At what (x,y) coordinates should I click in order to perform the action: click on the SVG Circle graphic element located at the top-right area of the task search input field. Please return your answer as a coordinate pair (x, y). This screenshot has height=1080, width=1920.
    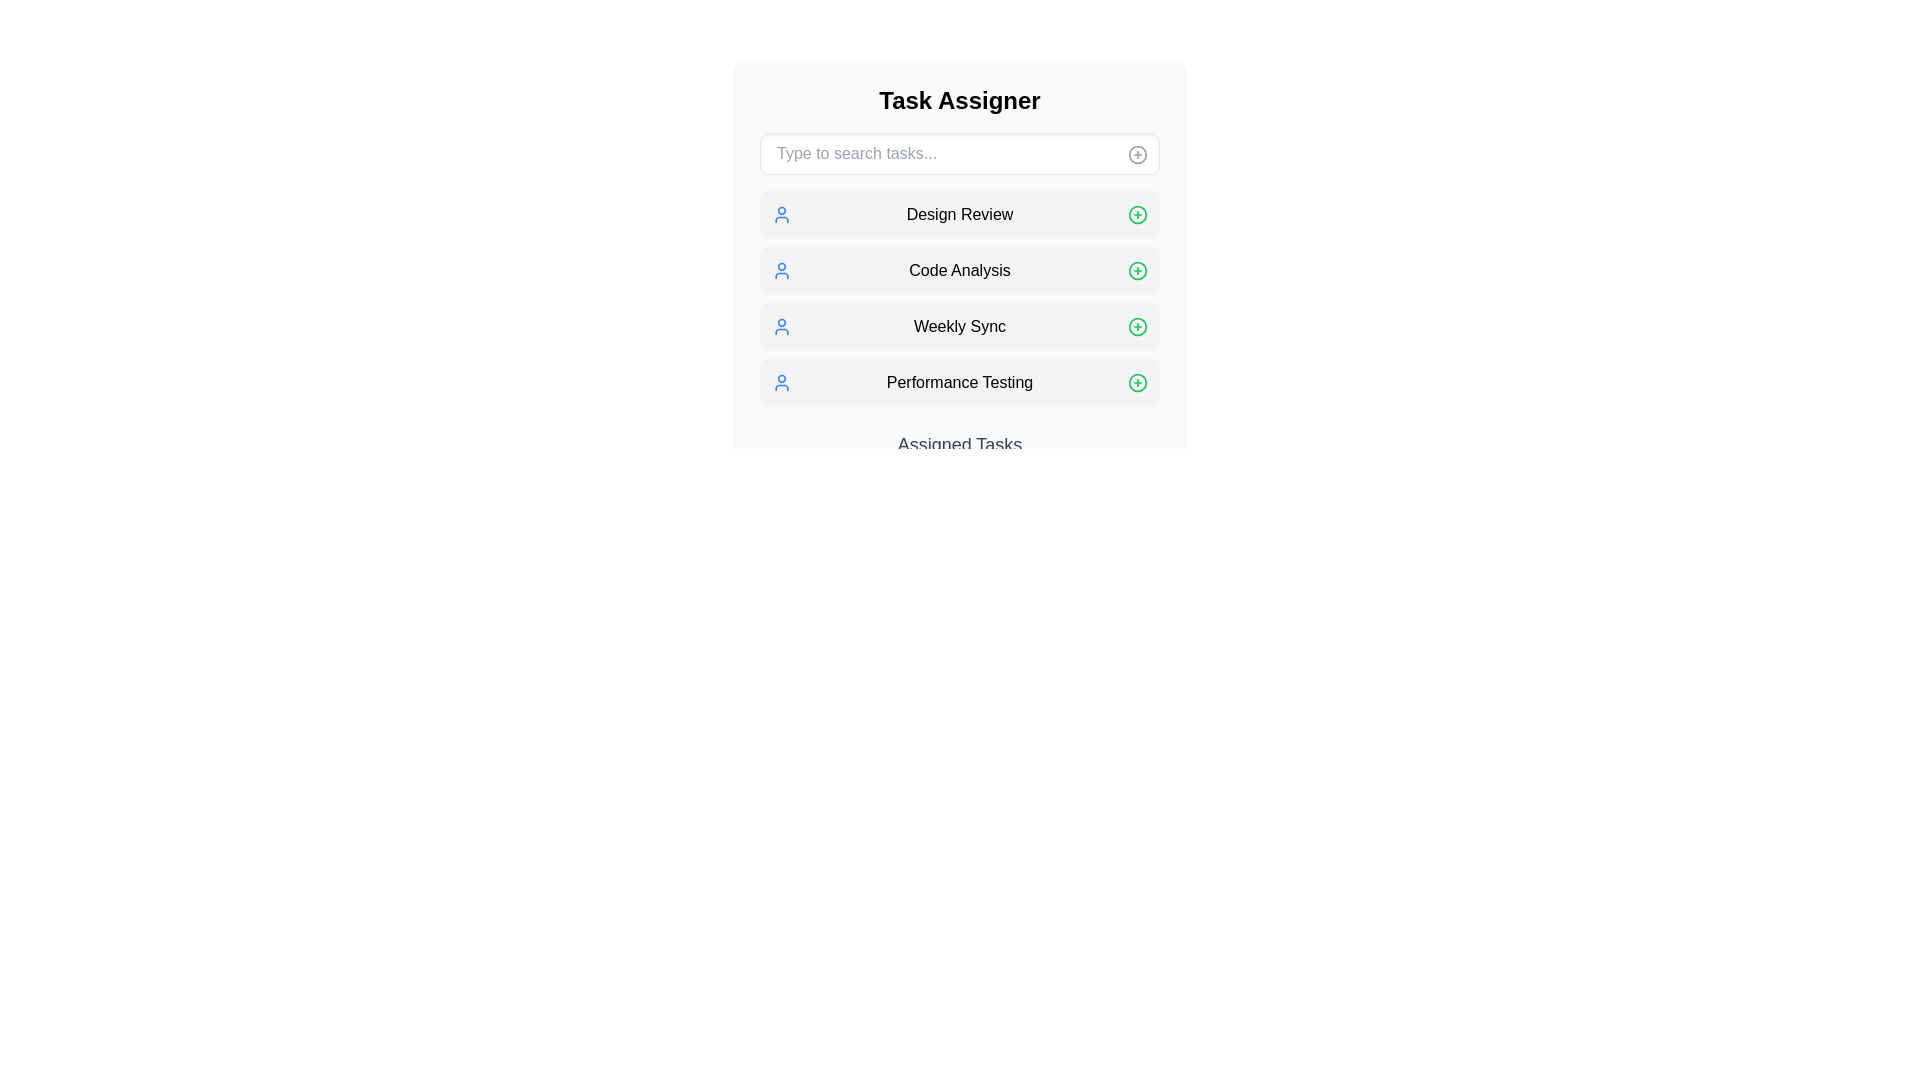
    Looking at the image, I should click on (1137, 153).